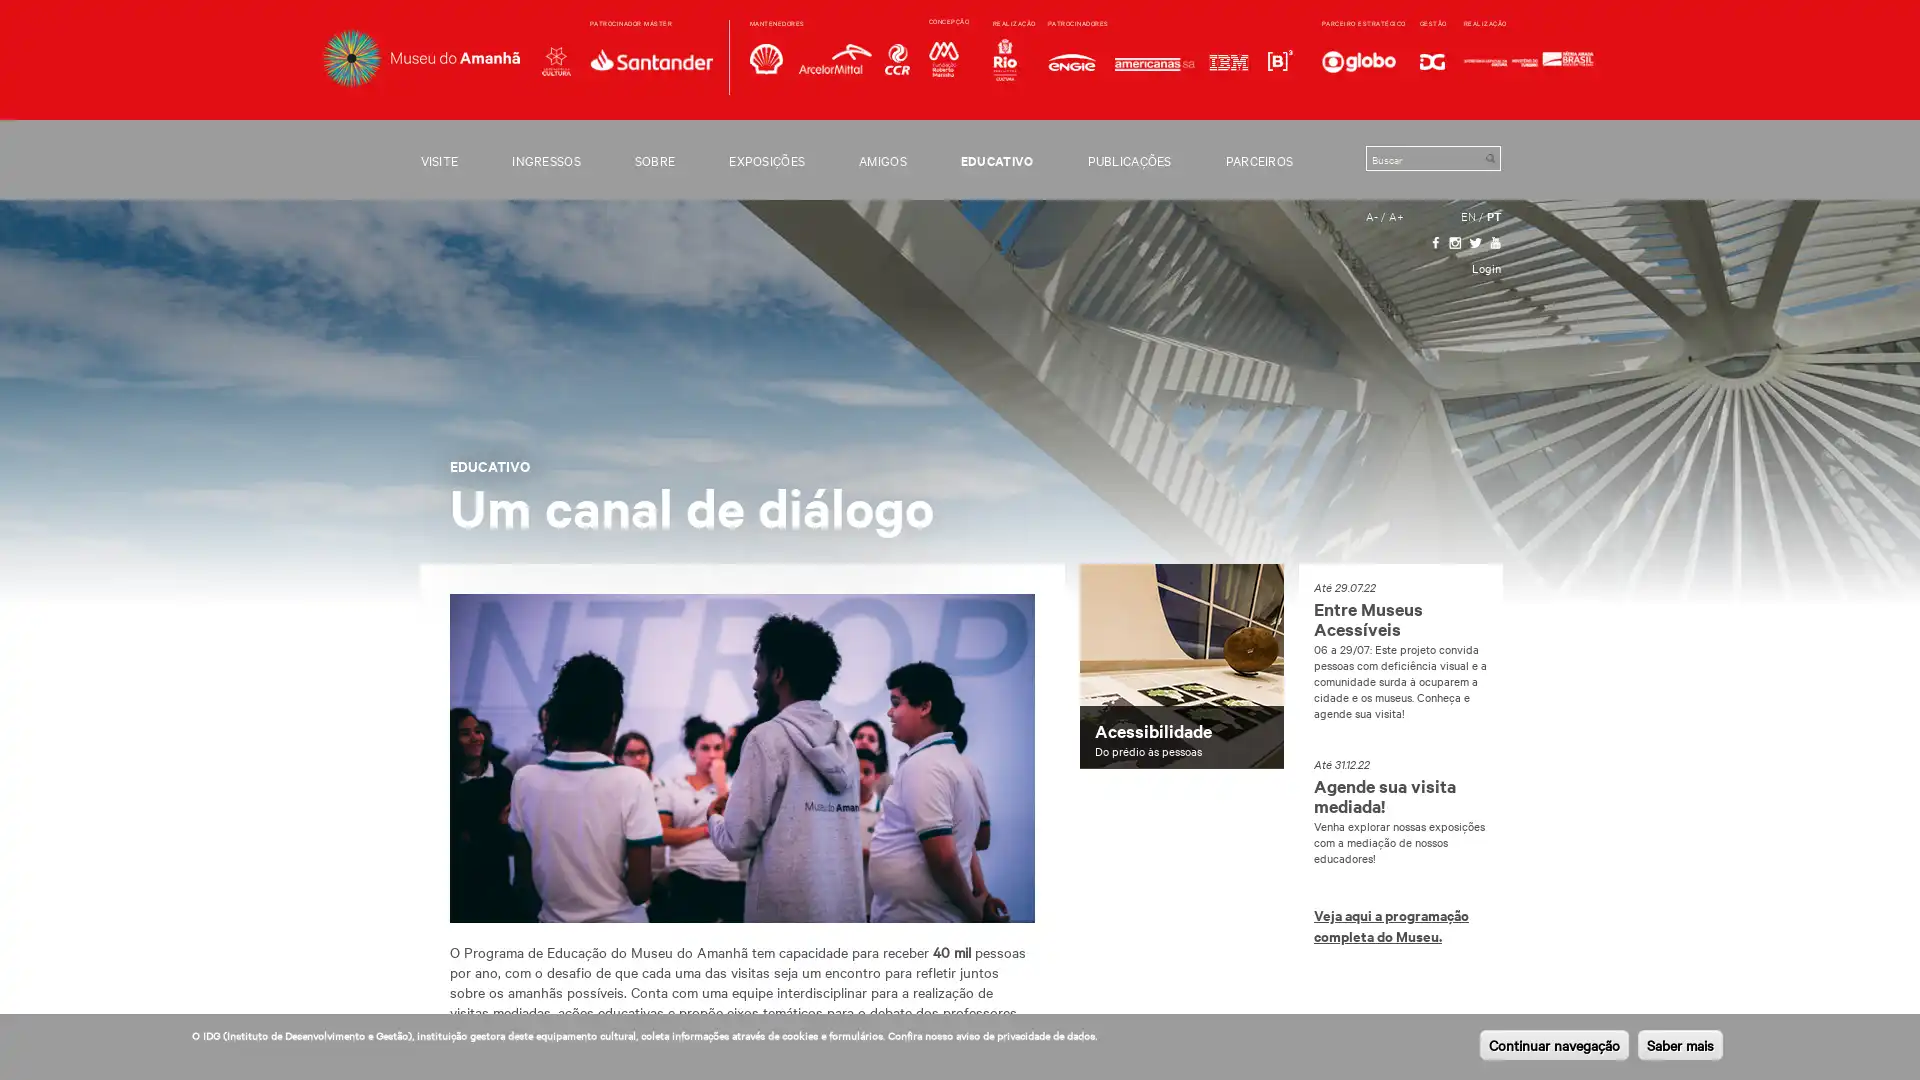 Image resolution: width=1920 pixels, height=1080 pixels. What do you see at coordinates (1489, 157) in the screenshot?
I see `Submit` at bounding box center [1489, 157].